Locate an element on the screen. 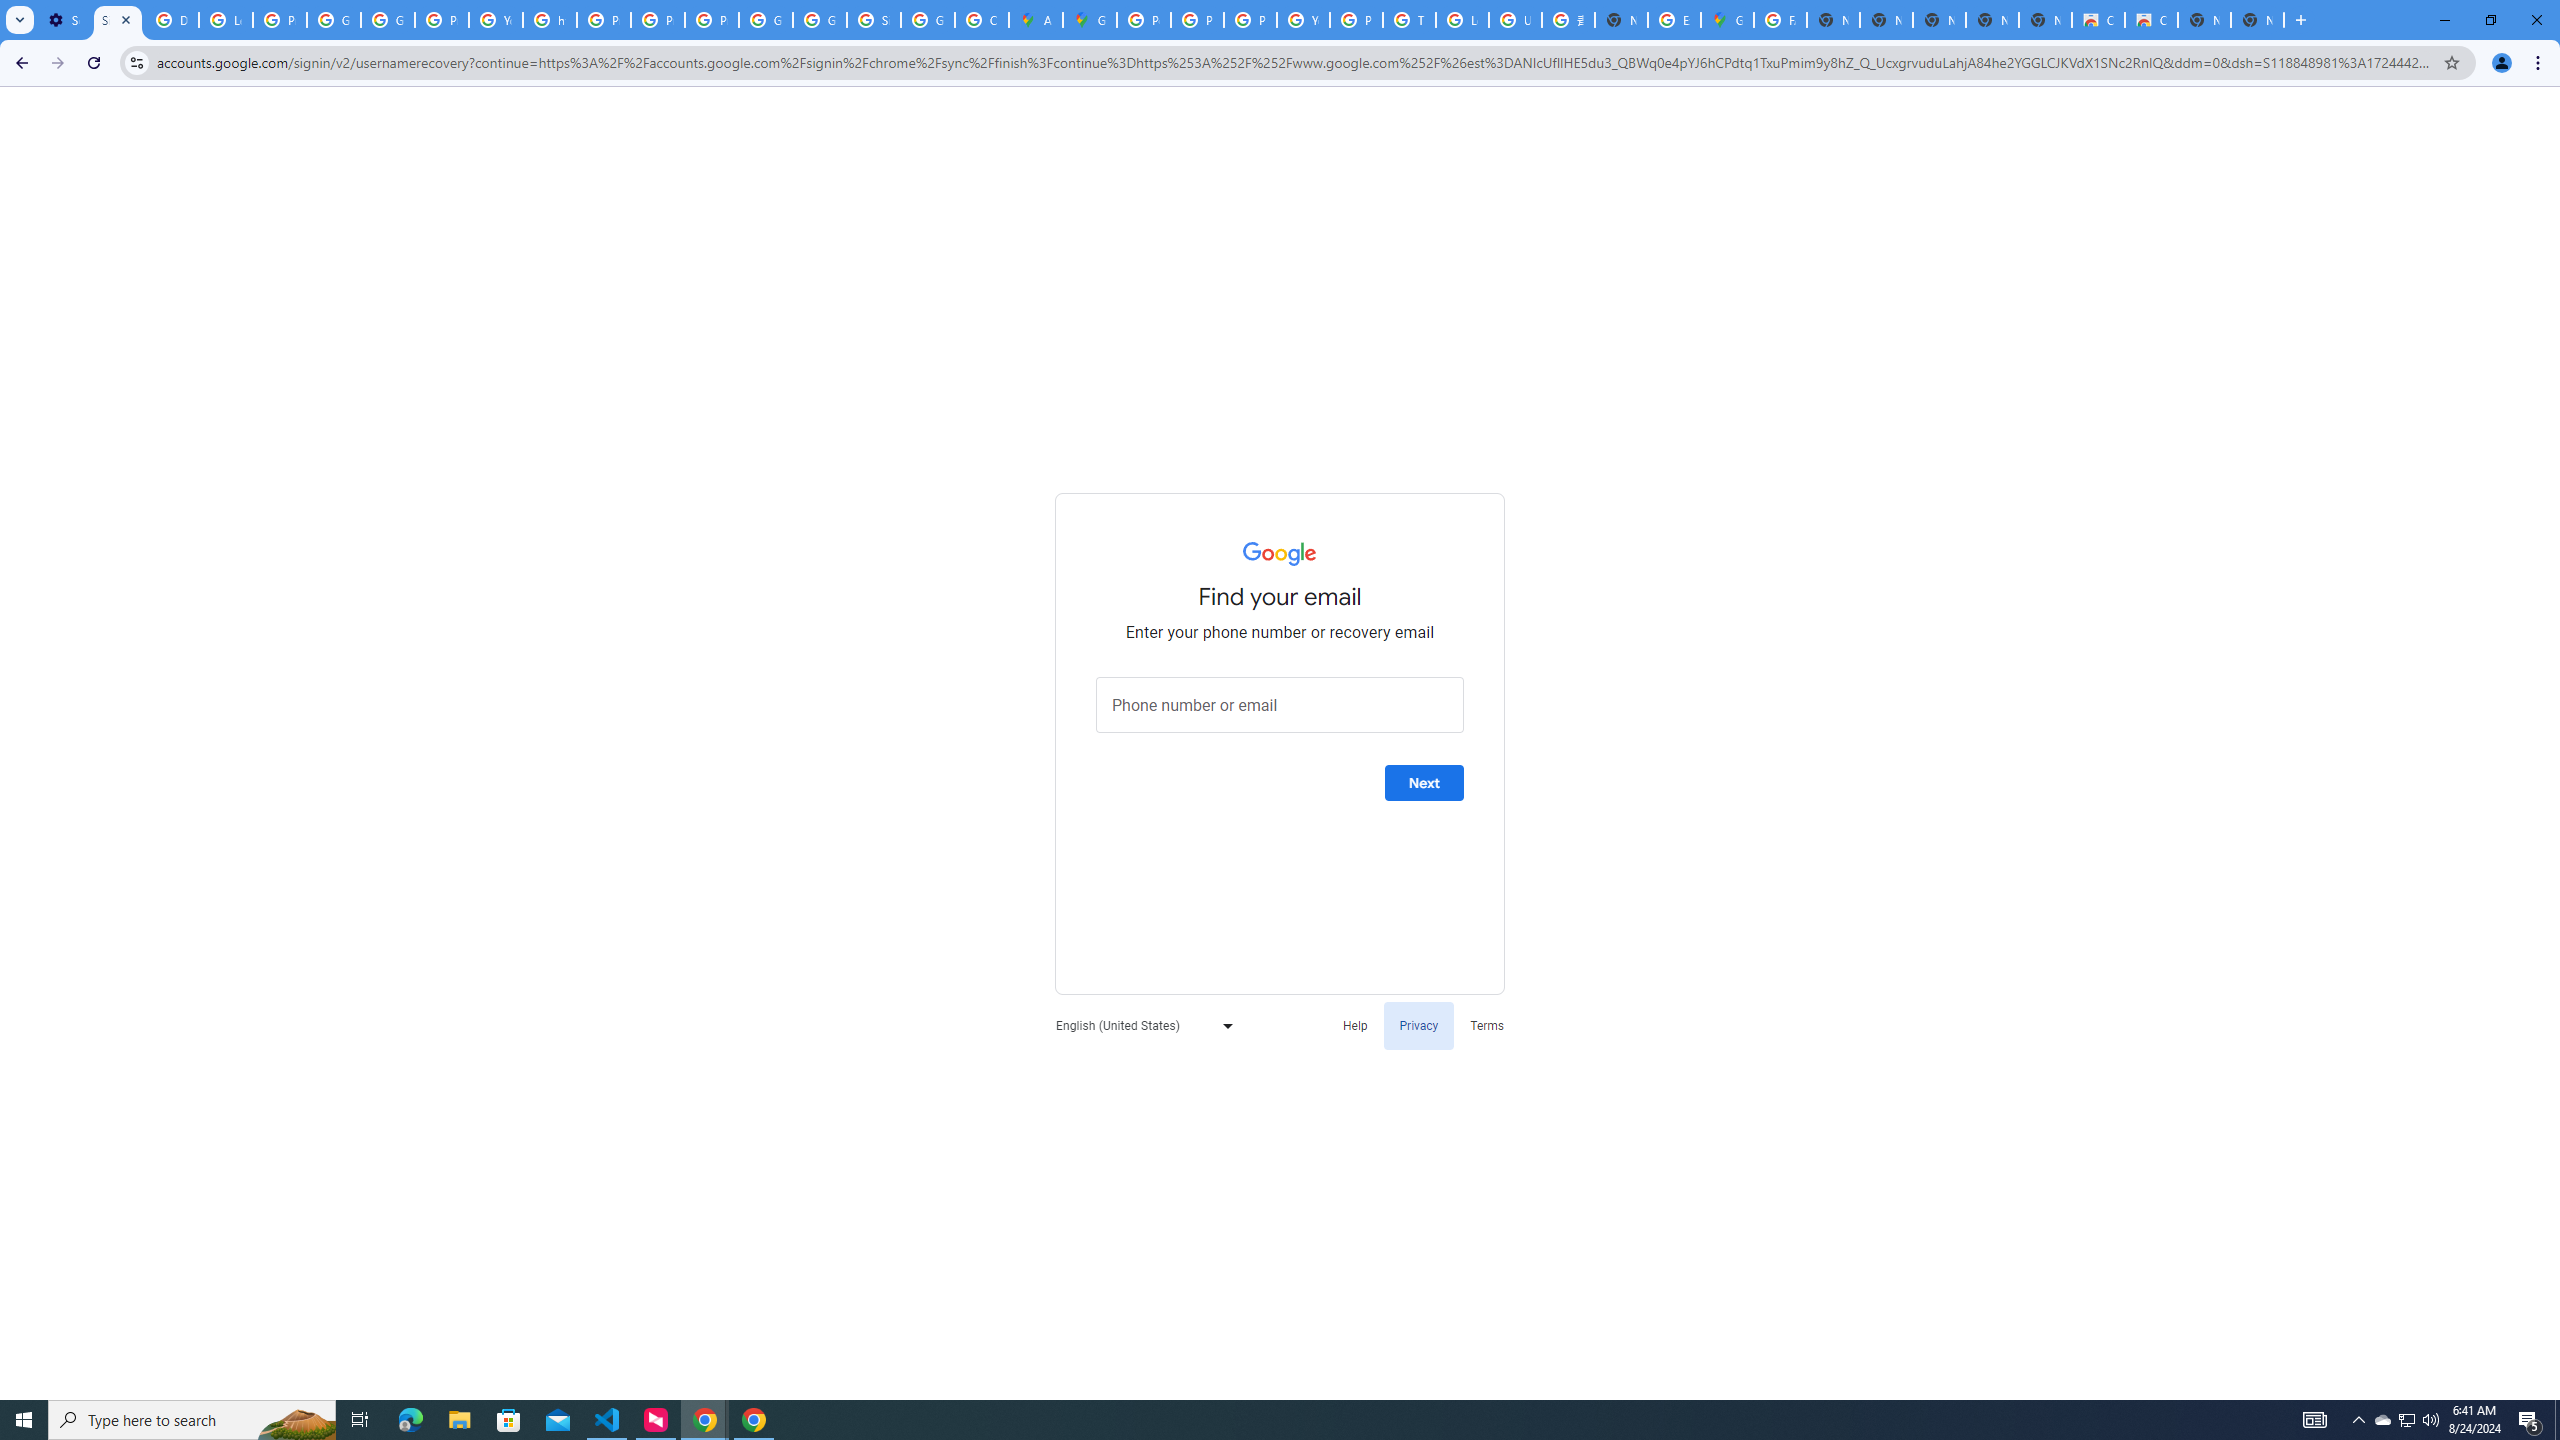  'https://scholar.google.com/' is located at coordinates (550, 19).